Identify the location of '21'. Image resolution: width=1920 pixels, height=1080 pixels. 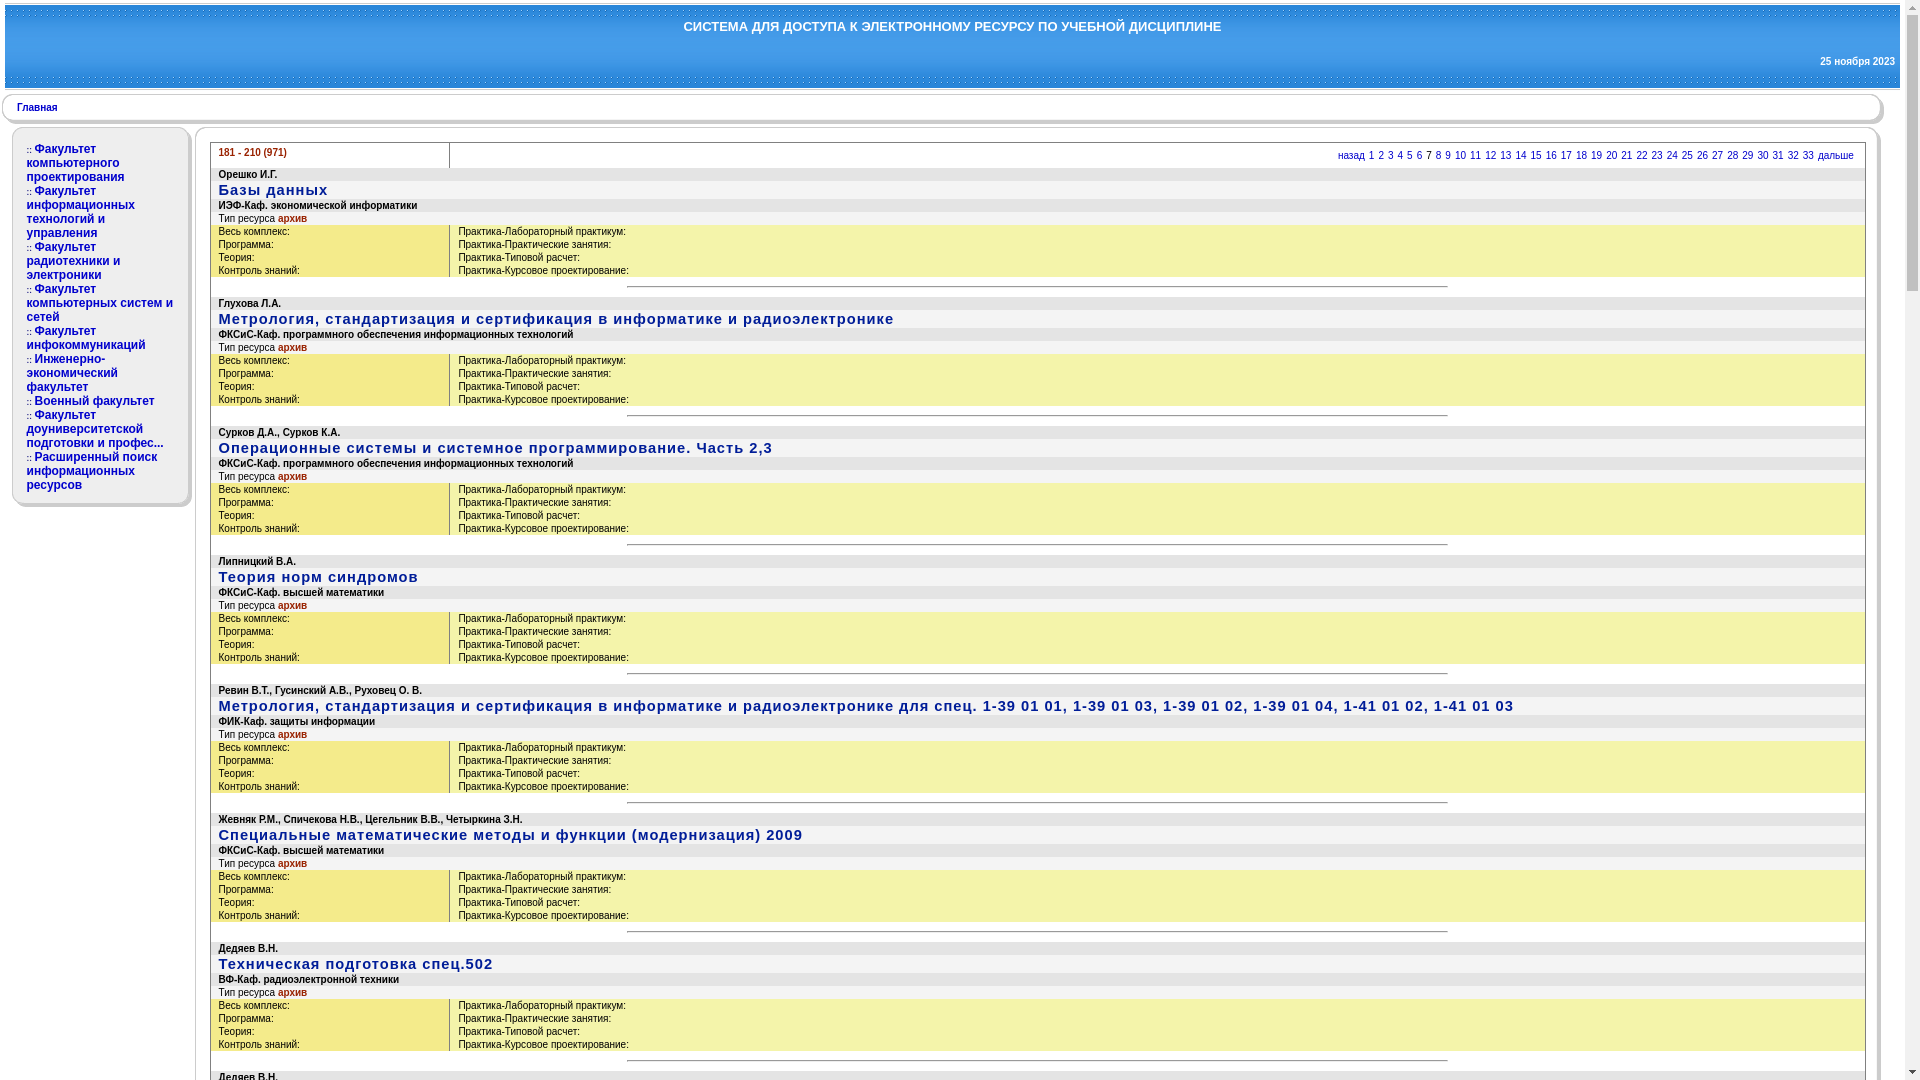
(1626, 154).